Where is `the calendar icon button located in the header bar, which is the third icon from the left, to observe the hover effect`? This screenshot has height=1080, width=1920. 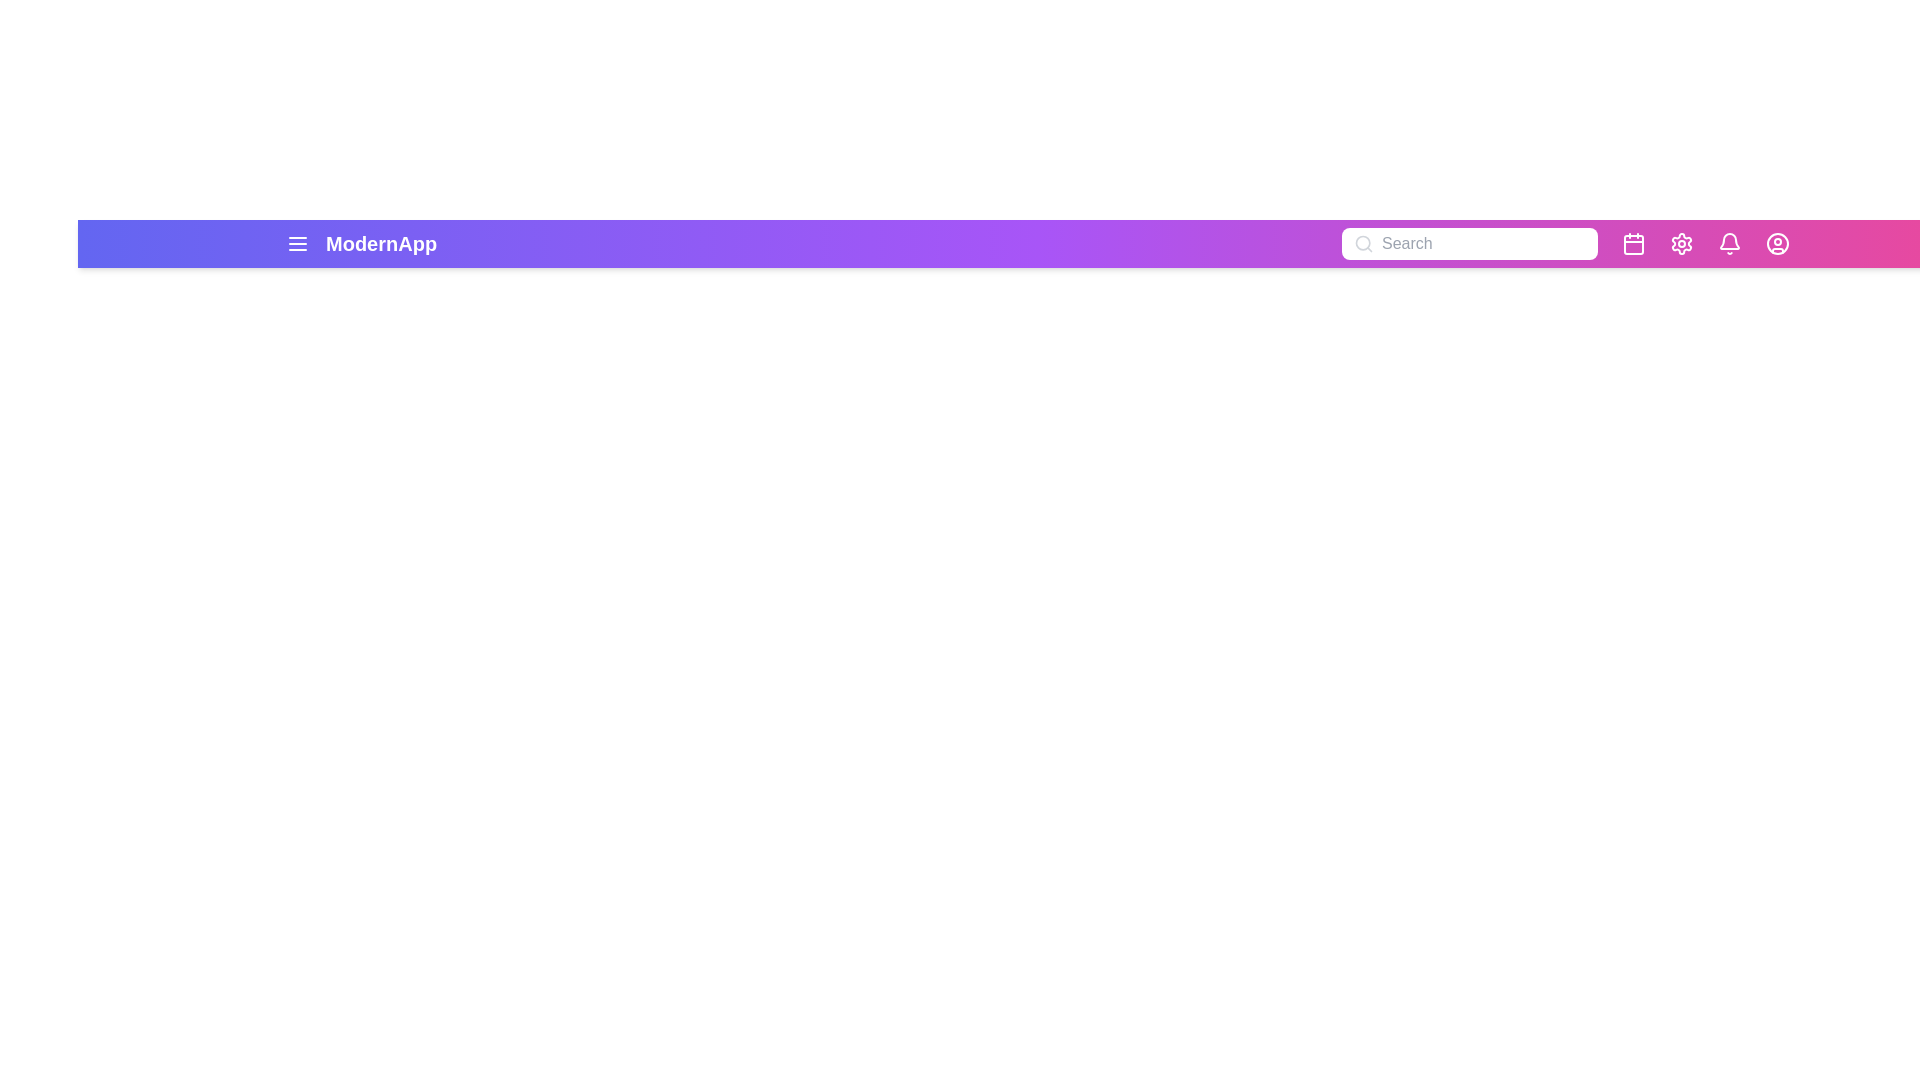 the calendar icon button located in the header bar, which is the third icon from the left, to observe the hover effect is located at coordinates (1633, 242).